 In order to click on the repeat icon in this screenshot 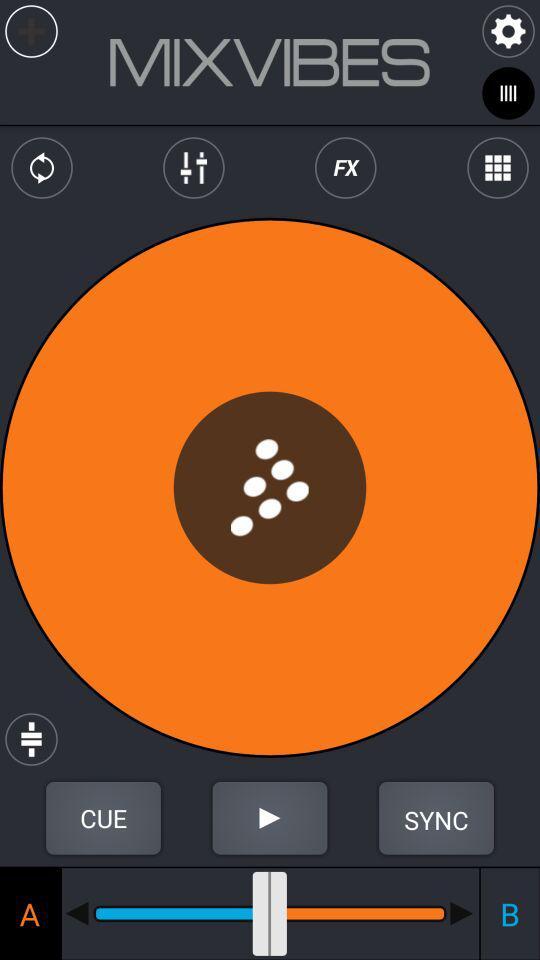, I will do `click(42, 167)`.